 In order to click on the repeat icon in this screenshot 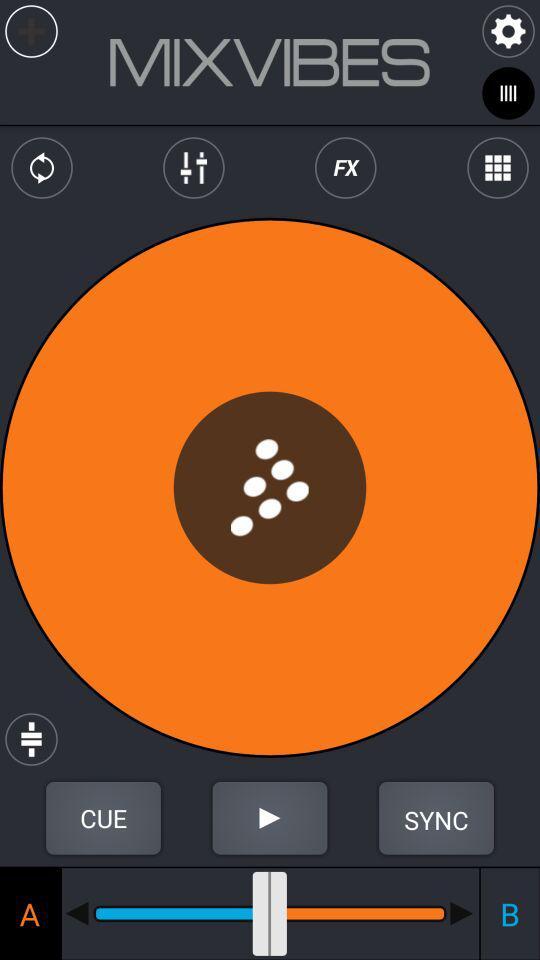, I will do `click(42, 167)`.